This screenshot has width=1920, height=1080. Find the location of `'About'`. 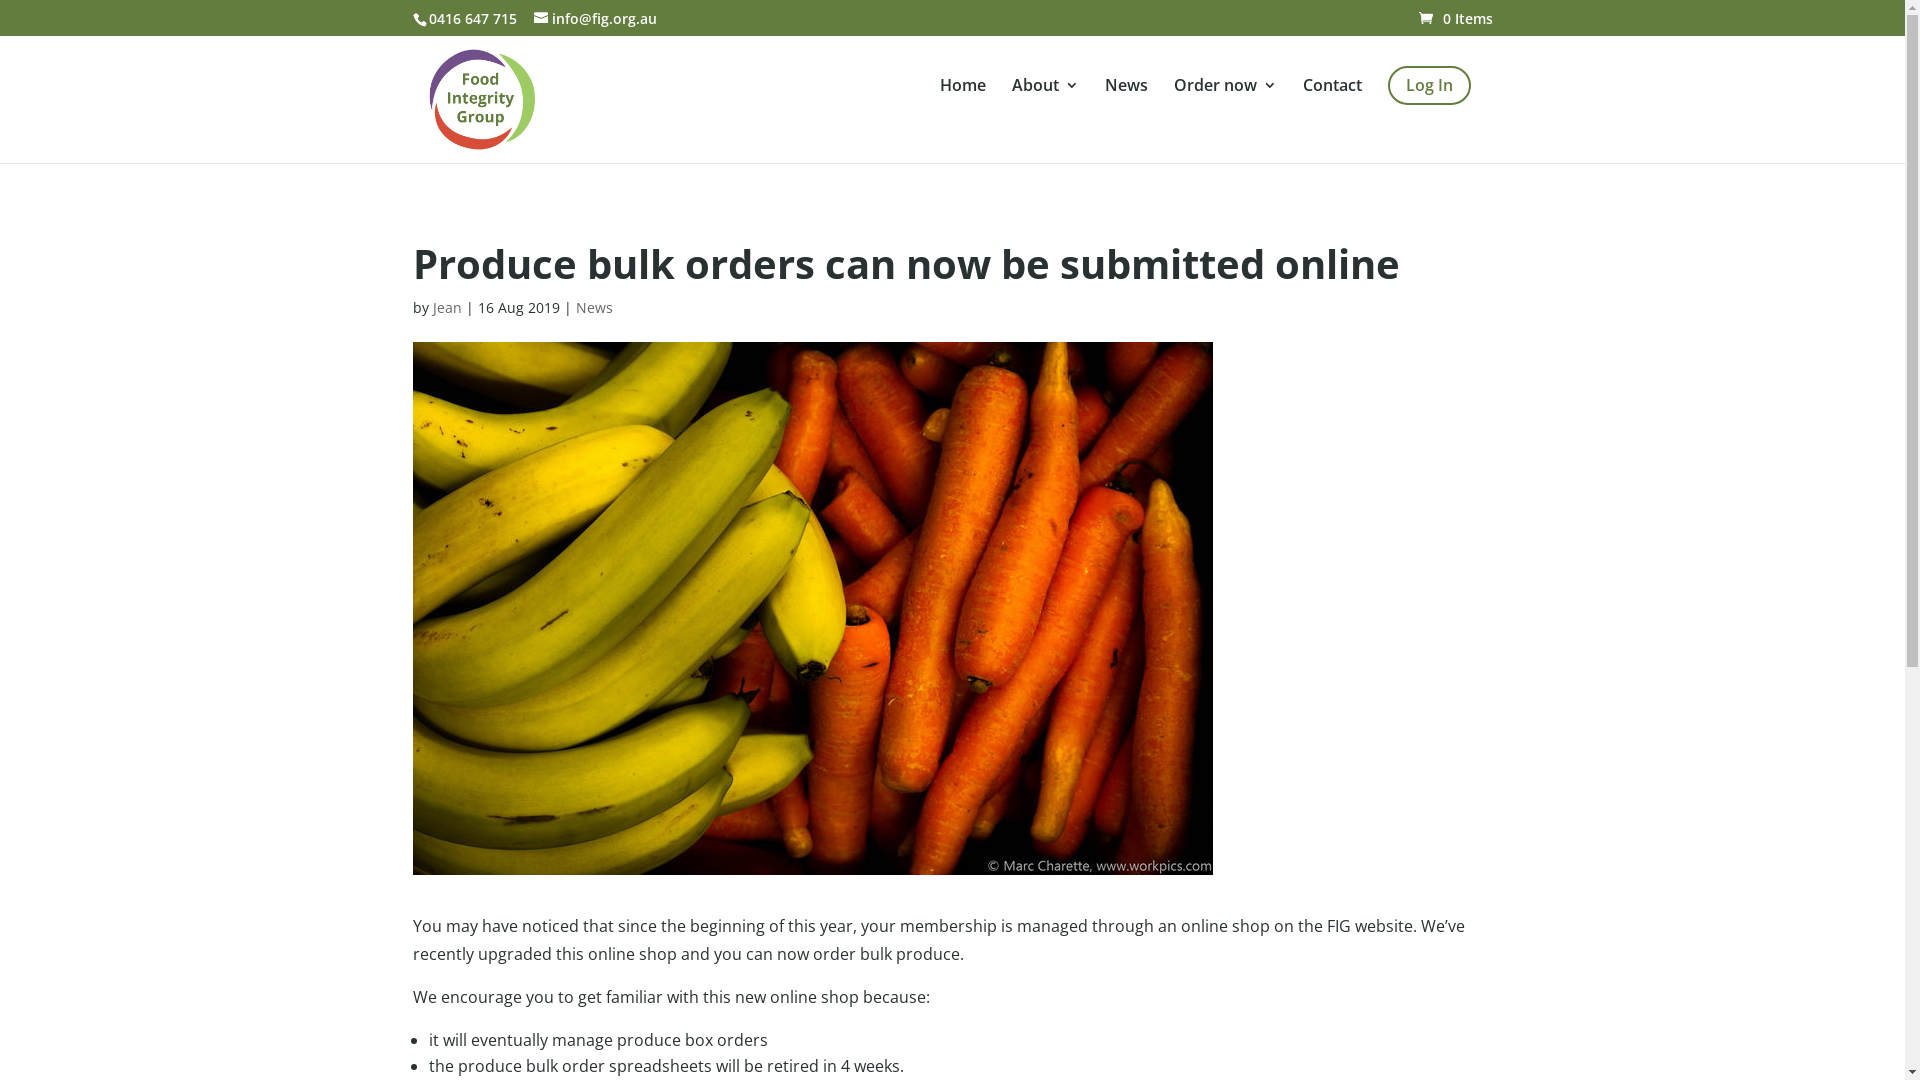

'About' is located at coordinates (1044, 100).